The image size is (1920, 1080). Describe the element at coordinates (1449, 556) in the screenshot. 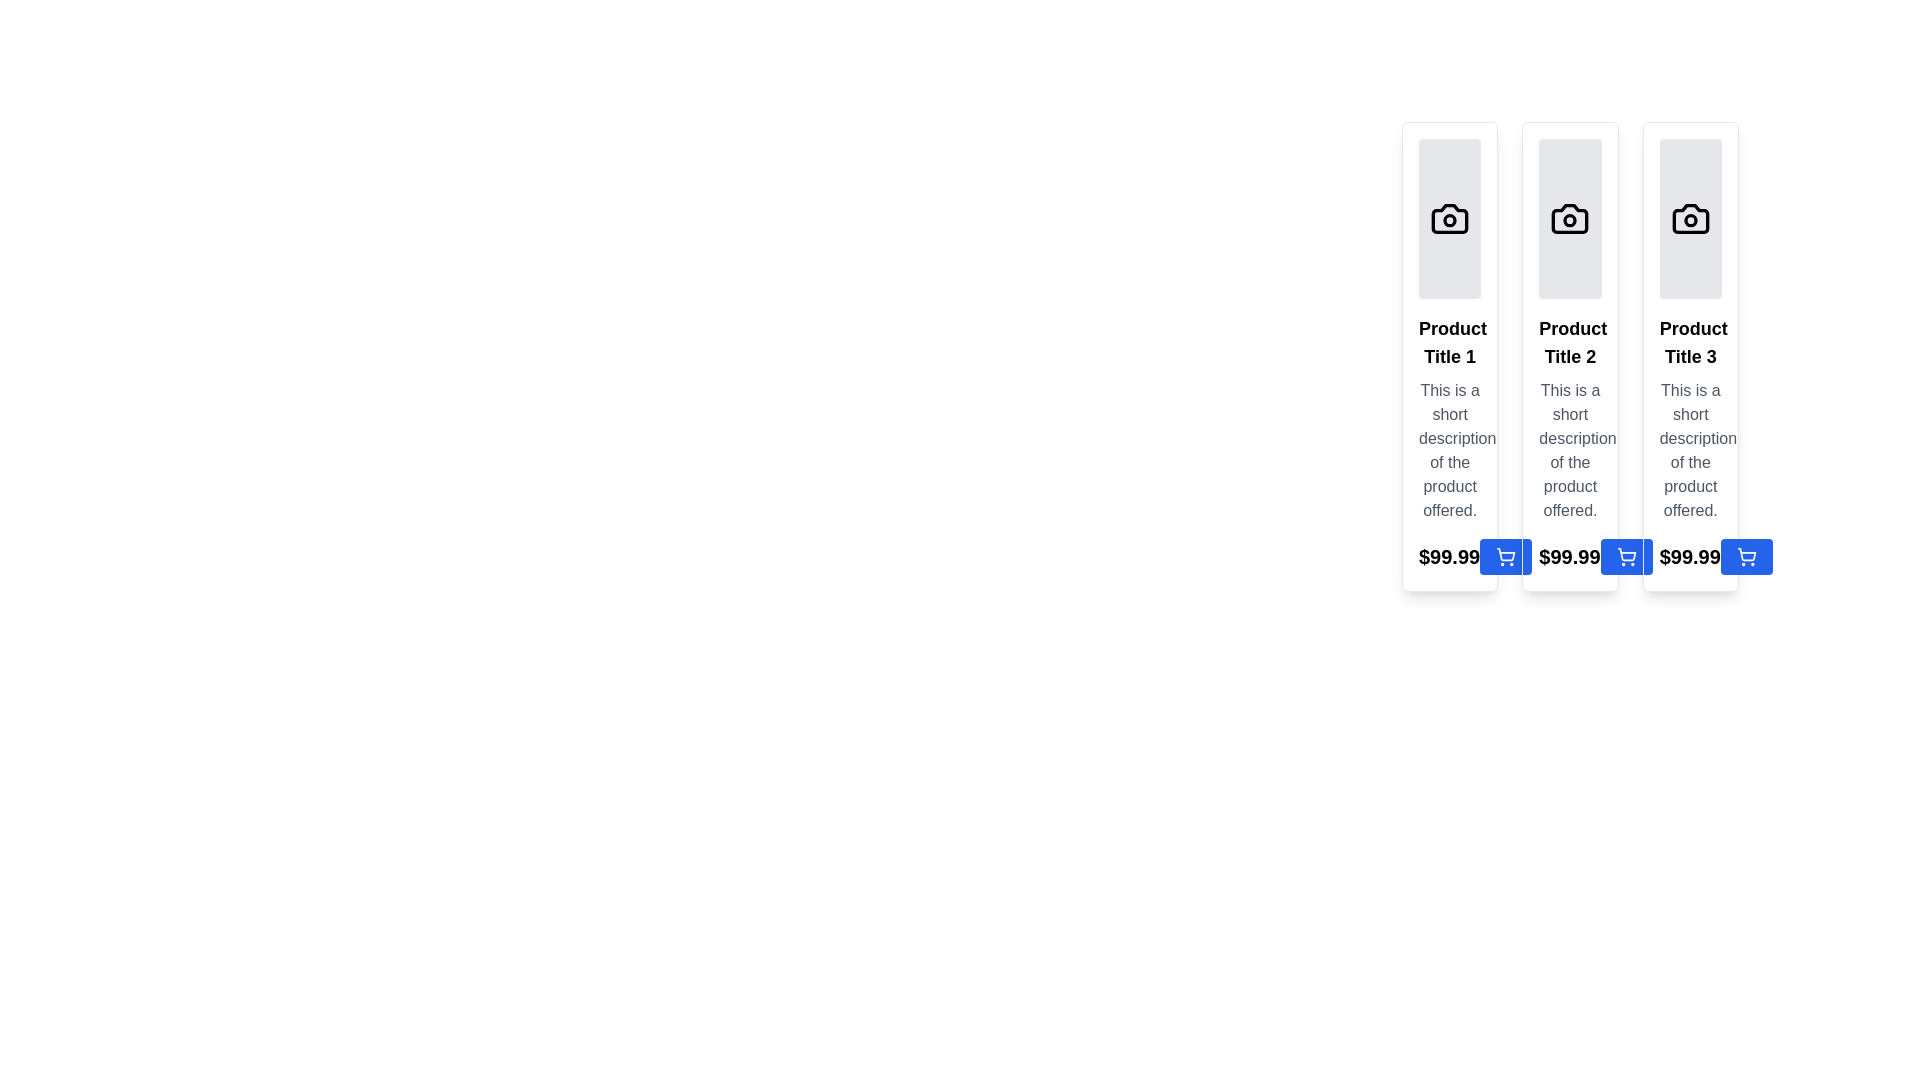

I see `the Text label displaying the price of 'Product Title 1' in the leftmost product card` at that location.